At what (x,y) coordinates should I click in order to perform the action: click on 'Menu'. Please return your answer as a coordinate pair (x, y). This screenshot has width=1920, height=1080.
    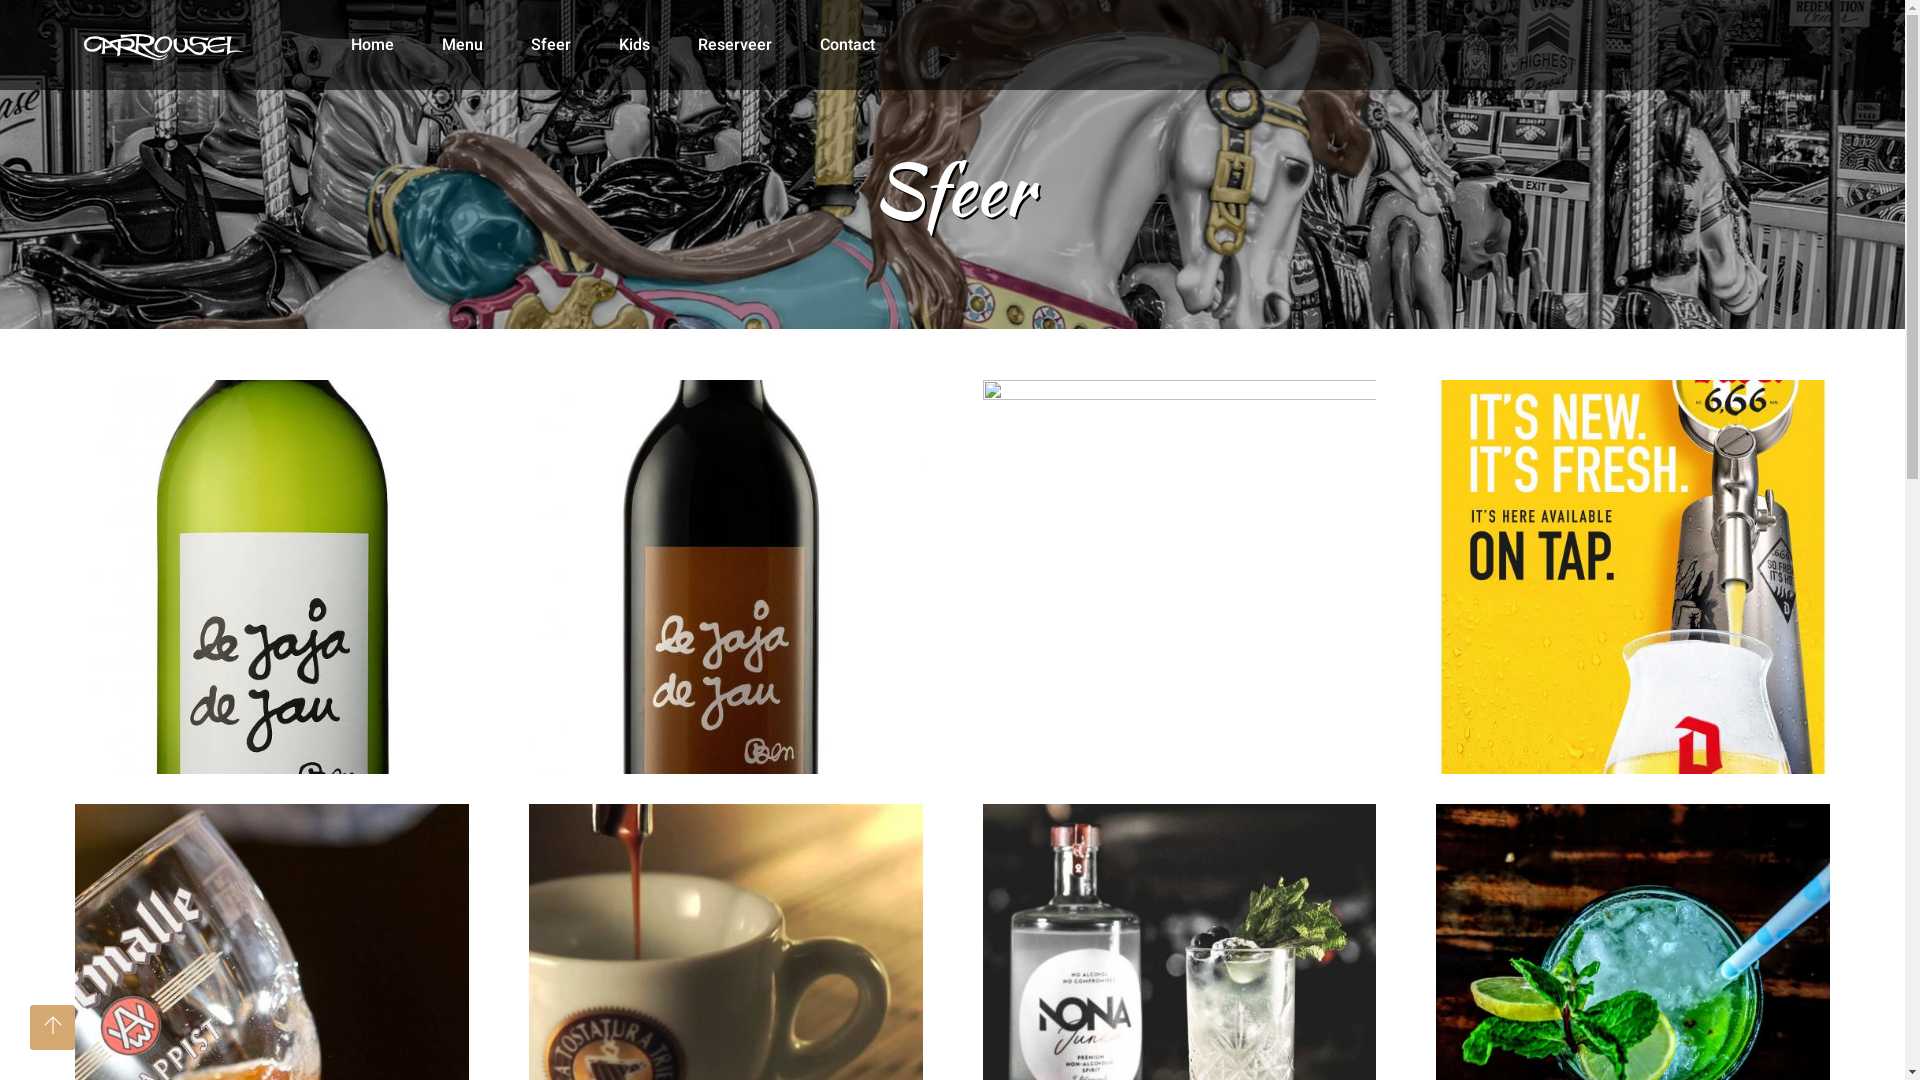
    Looking at the image, I should click on (416, 45).